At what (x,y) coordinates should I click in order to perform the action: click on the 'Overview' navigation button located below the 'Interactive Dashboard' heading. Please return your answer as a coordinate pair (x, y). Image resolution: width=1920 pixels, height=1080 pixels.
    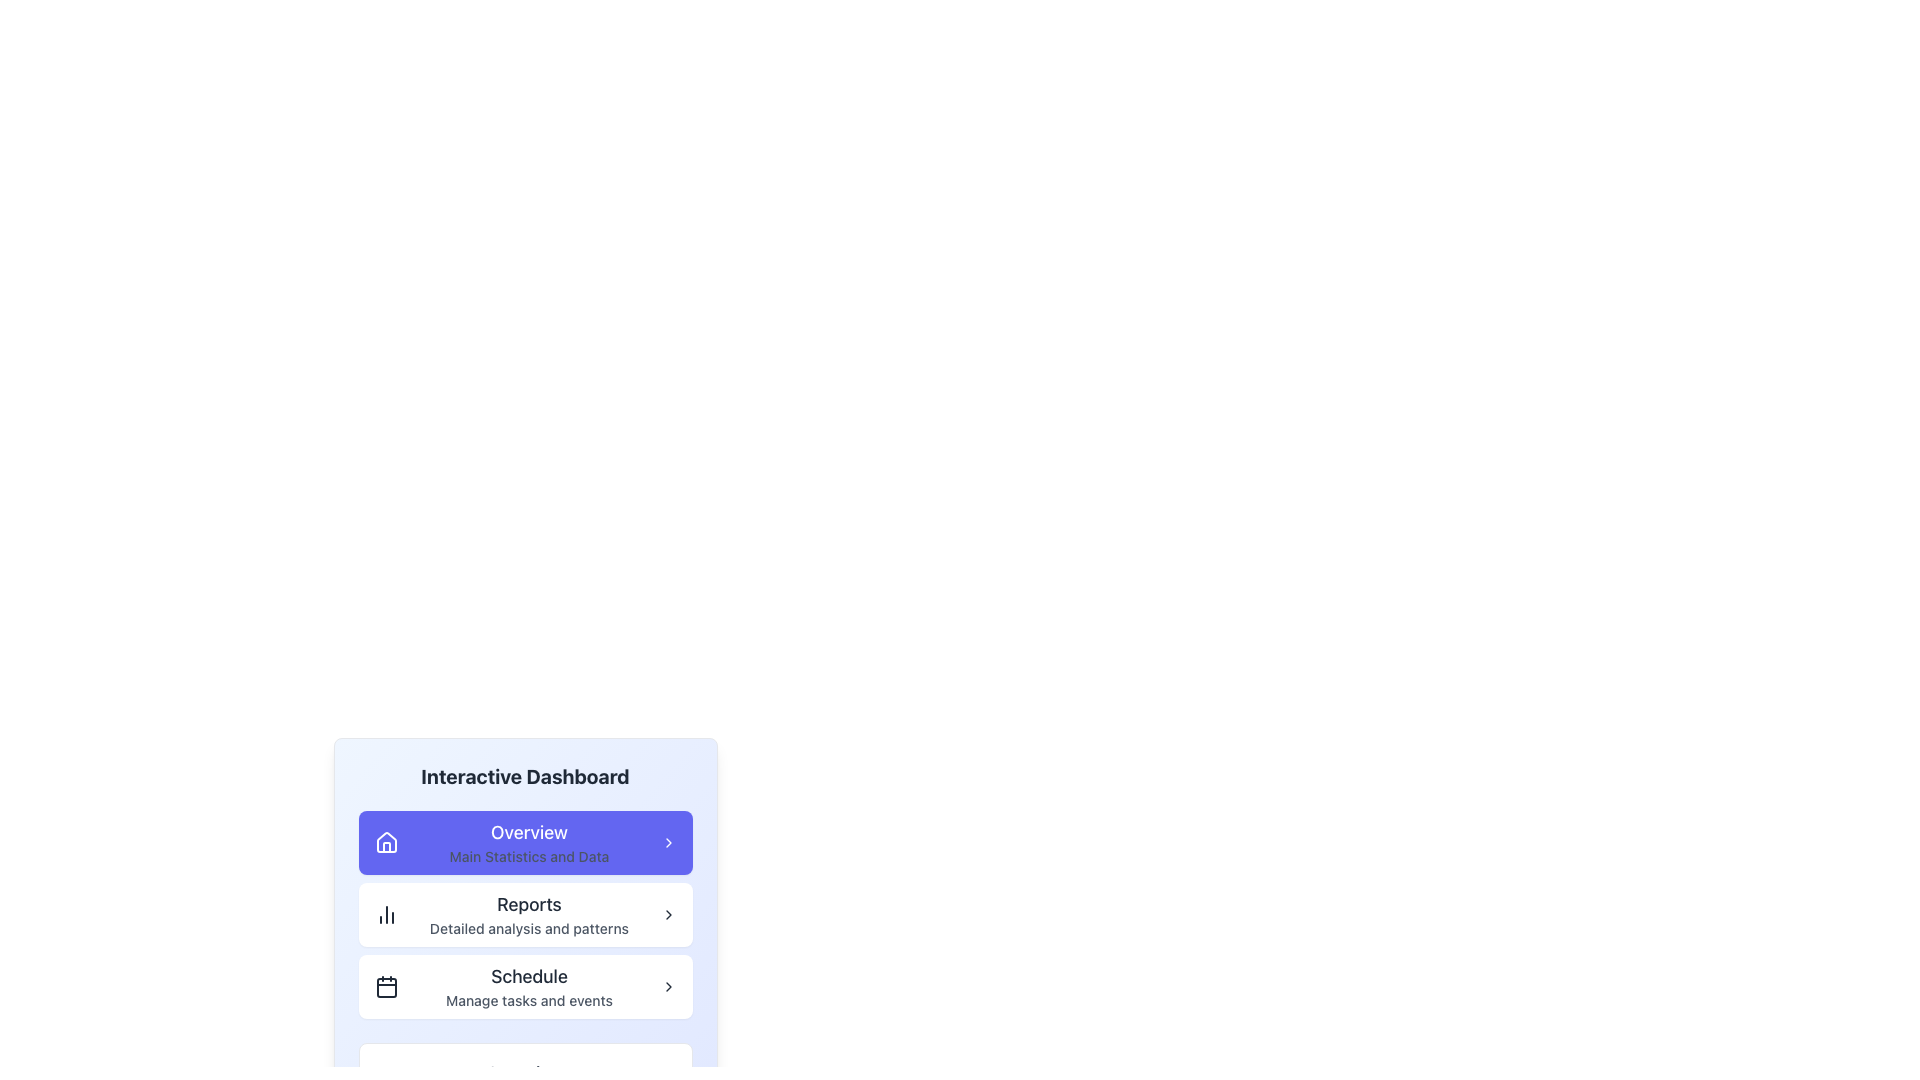
    Looking at the image, I should click on (525, 869).